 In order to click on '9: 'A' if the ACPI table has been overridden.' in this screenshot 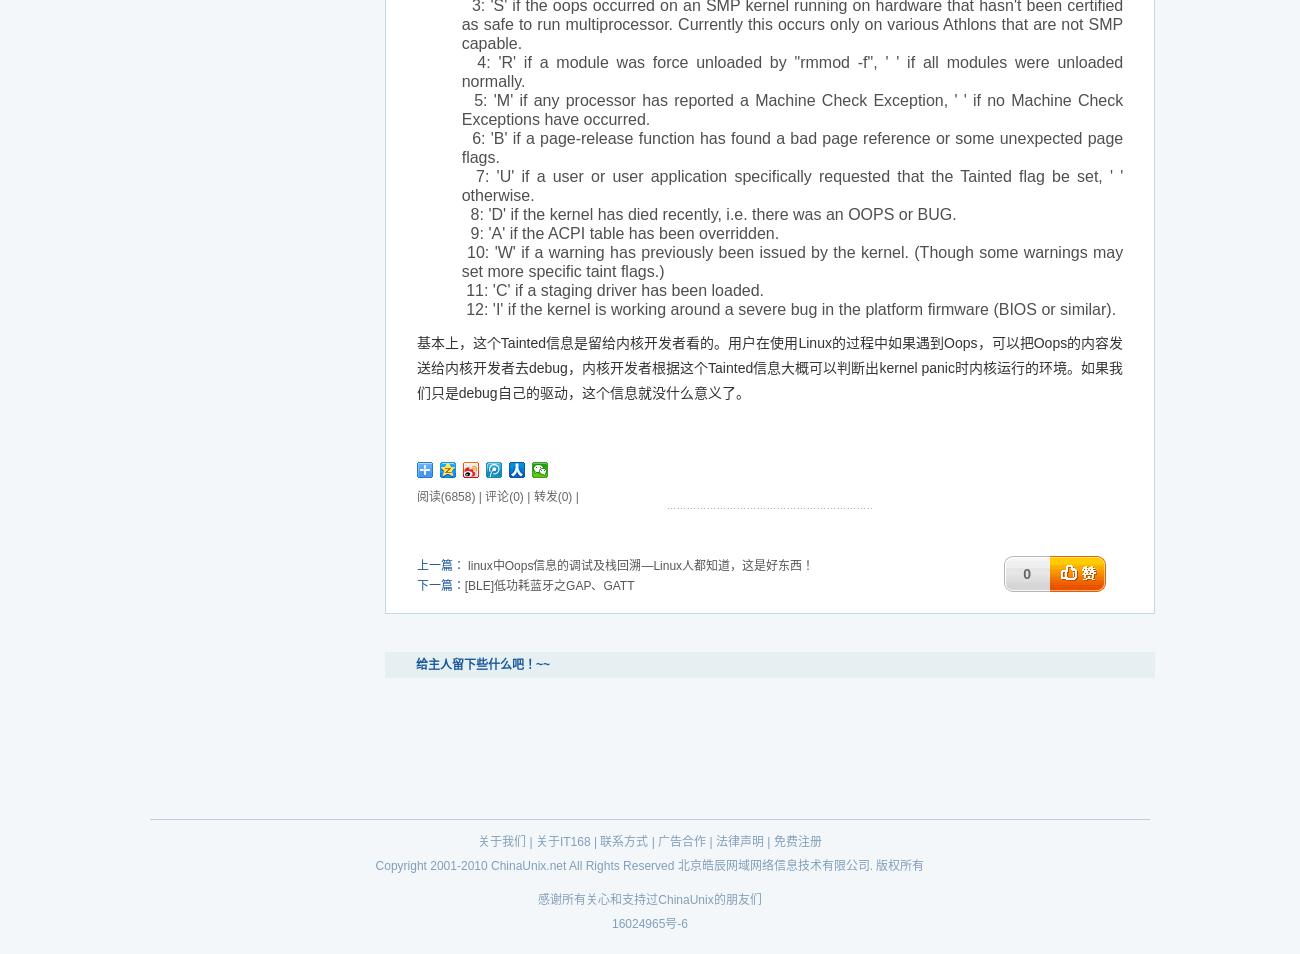, I will do `click(459, 232)`.